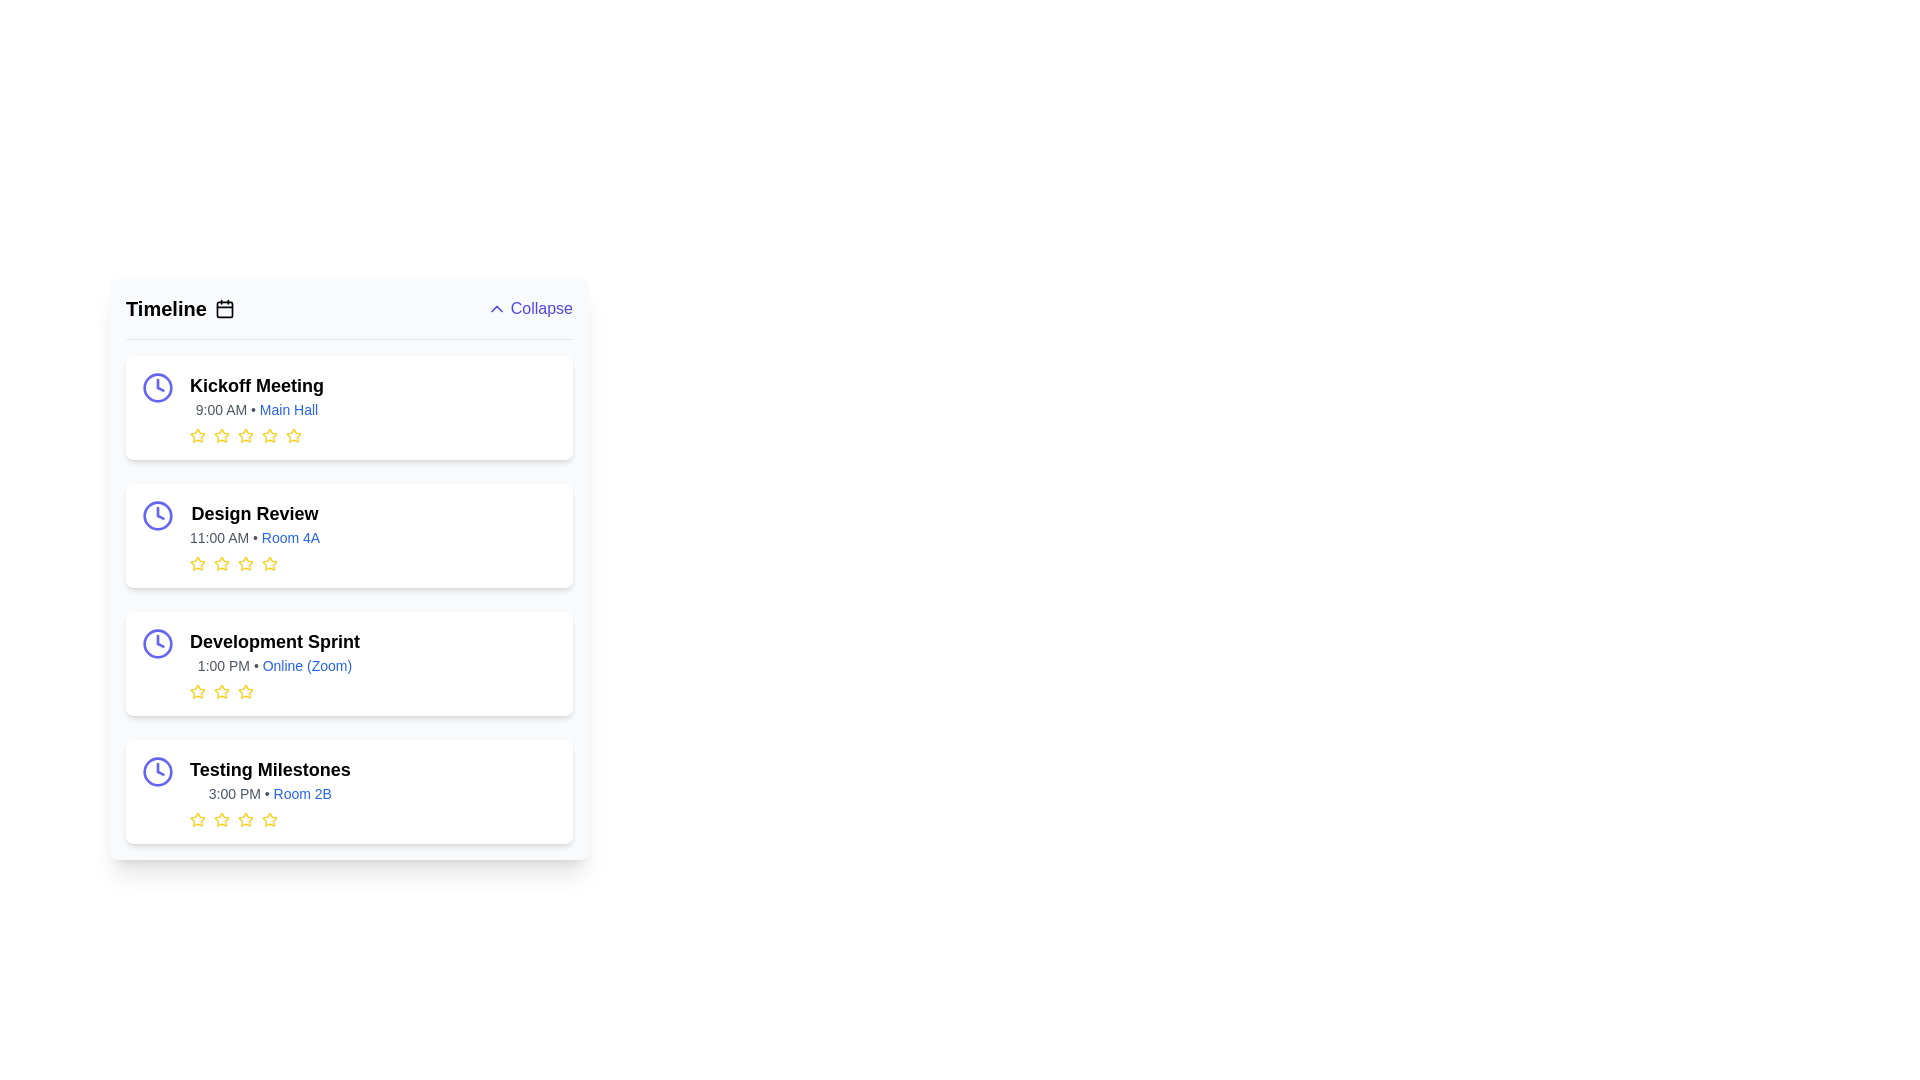 The width and height of the screenshot is (1920, 1080). I want to click on the time-related icon located at the top-left corner of the 'Kickoff Meeting' card by moving the cursor to it, so click(157, 388).